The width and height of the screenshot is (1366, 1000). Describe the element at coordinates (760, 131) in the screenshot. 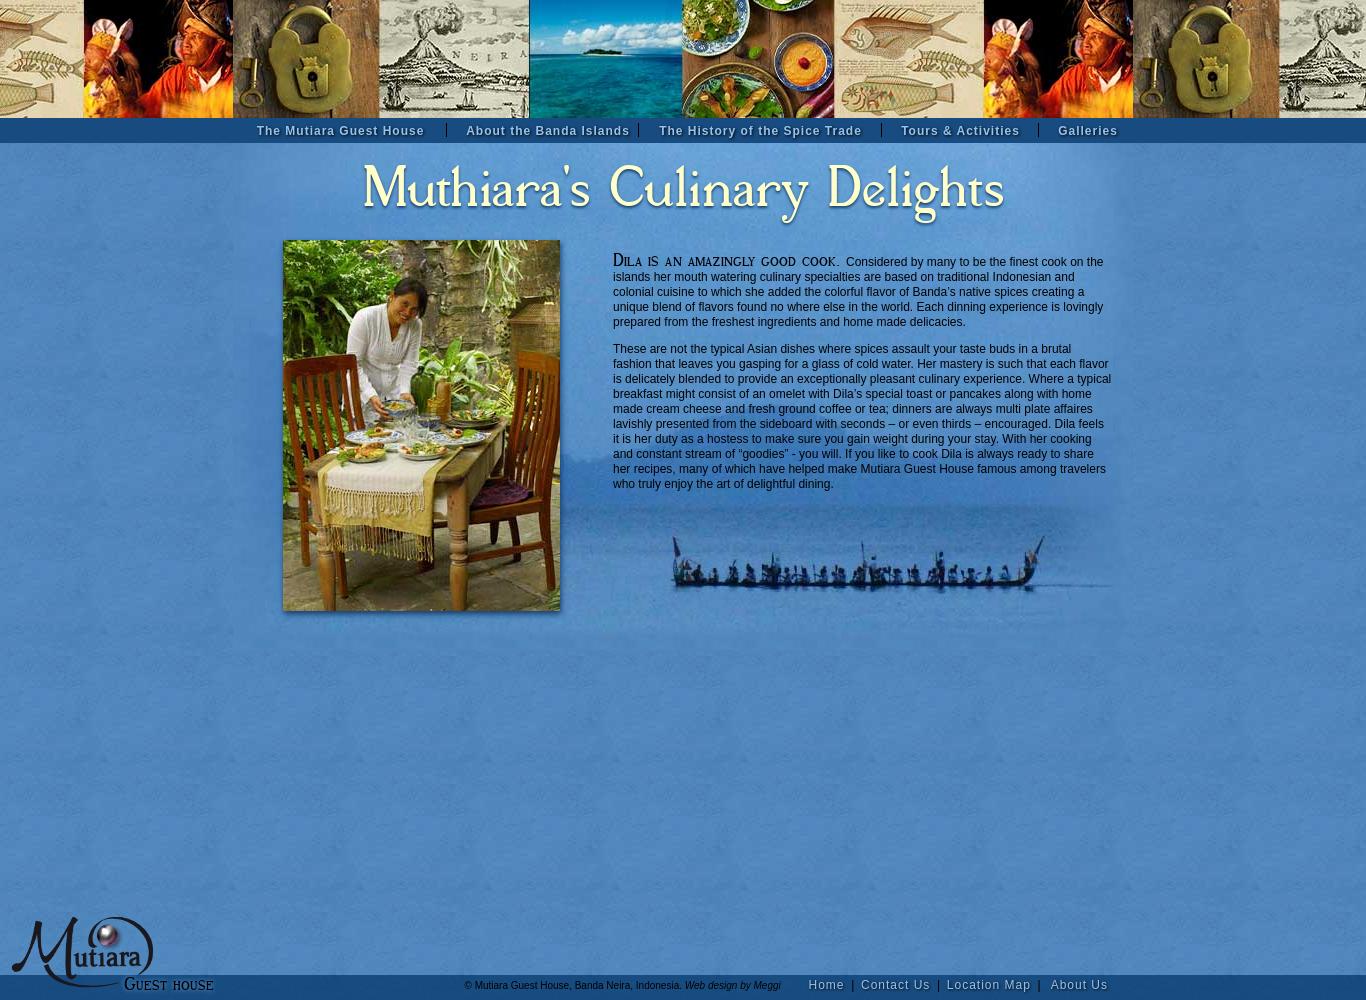

I see `'The History of the Spice Trade'` at that location.